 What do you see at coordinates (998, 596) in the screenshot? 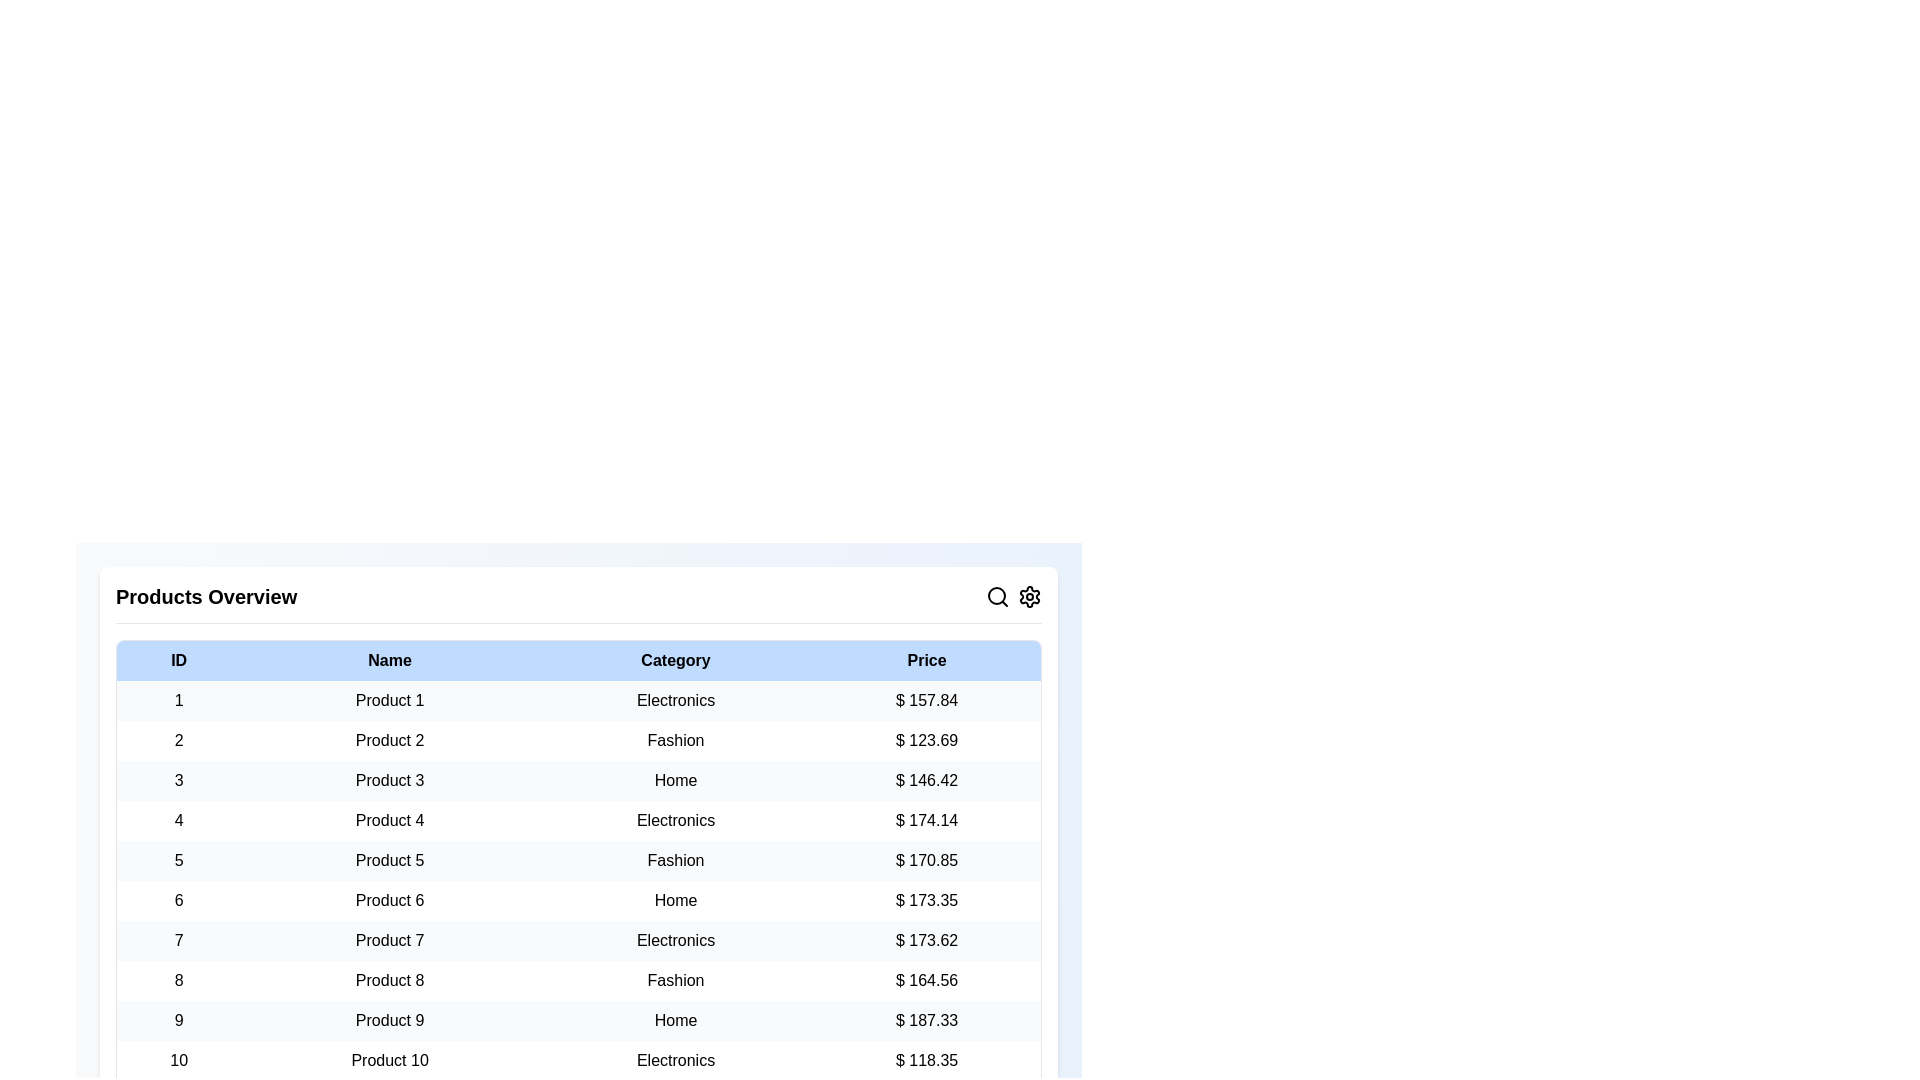
I see `the search icon to activate its functionality` at bounding box center [998, 596].